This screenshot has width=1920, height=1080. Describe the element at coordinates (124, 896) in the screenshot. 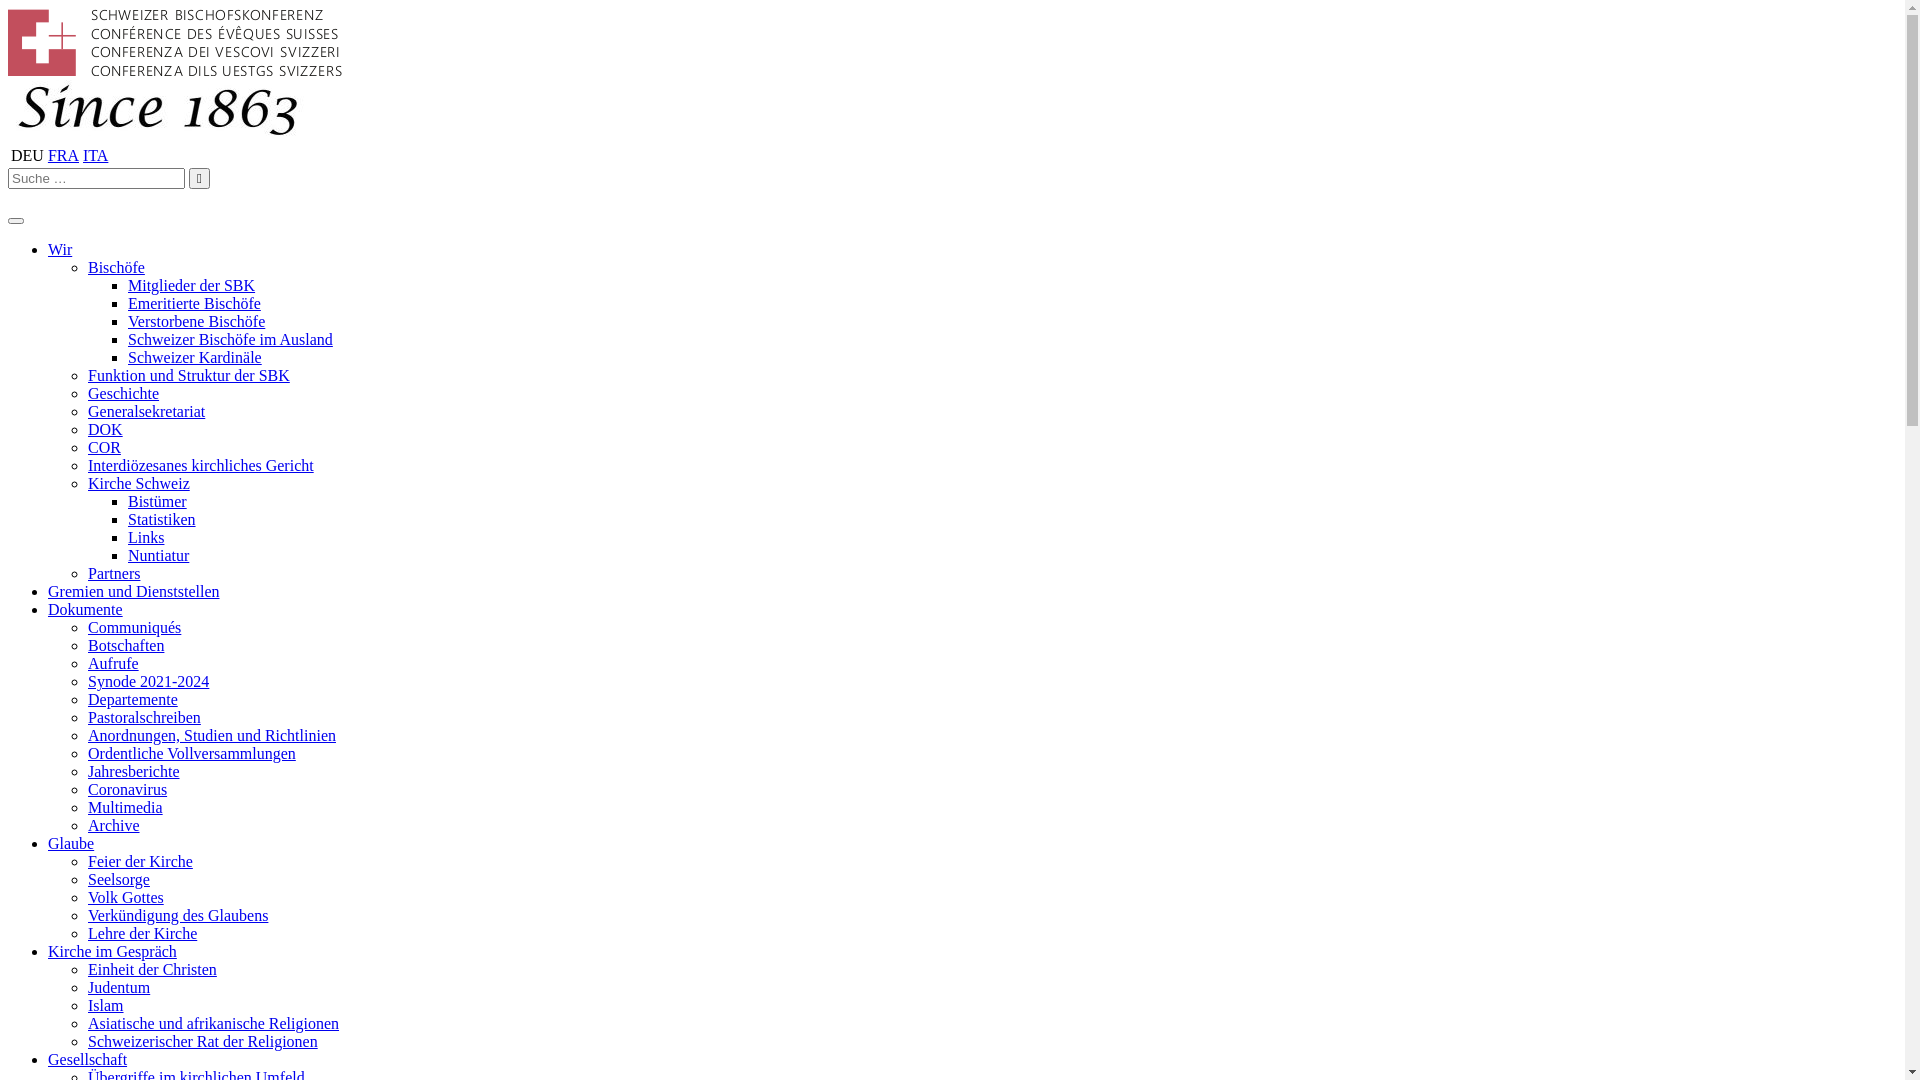

I see `'Volk Gottes'` at that location.